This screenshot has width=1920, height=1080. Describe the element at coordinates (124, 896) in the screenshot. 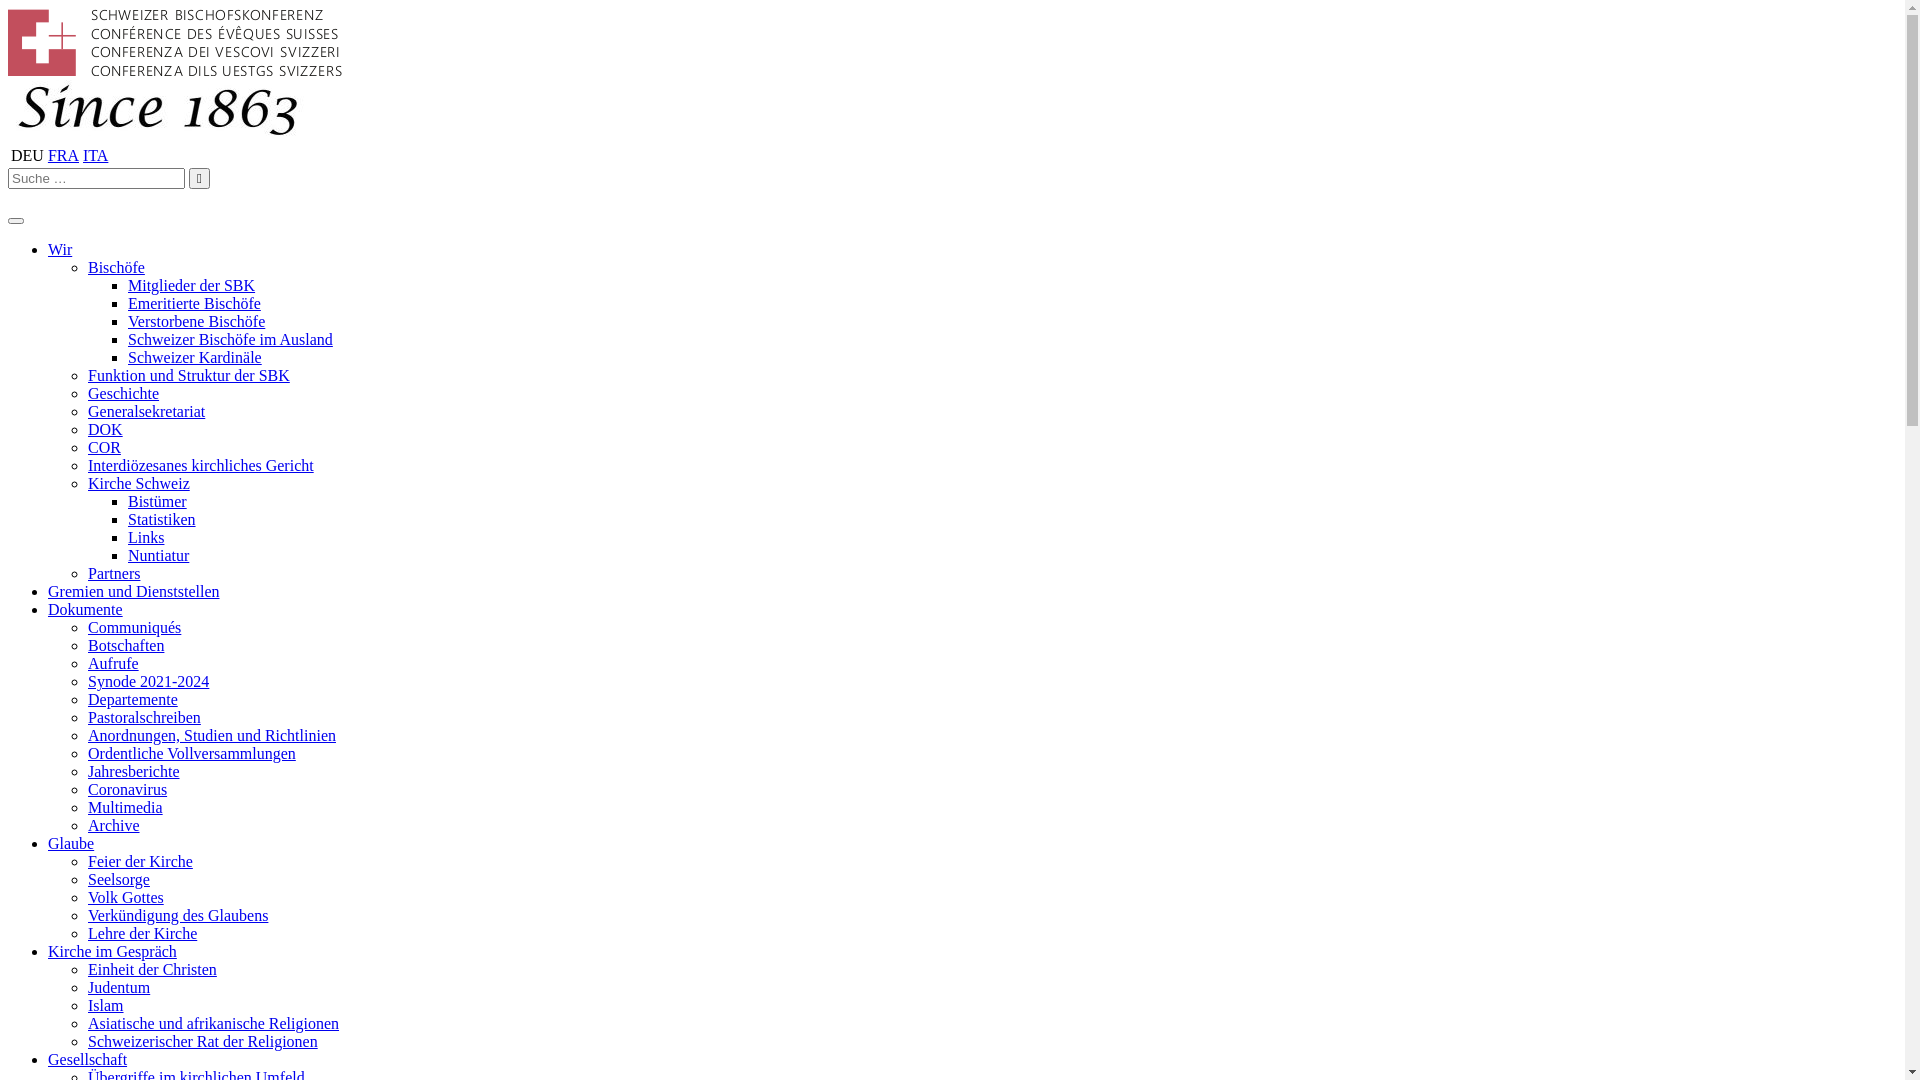

I see `'Volk Gottes'` at that location.